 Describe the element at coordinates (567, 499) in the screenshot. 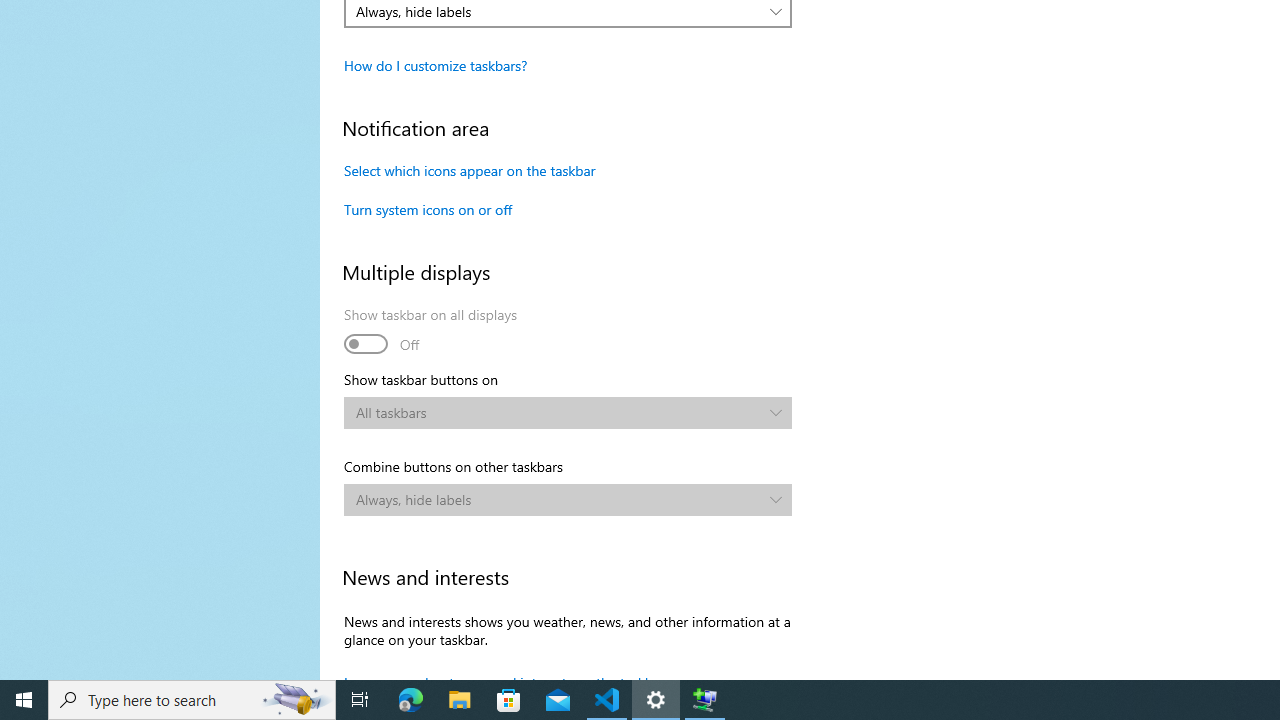

I see `'Combine buttons on other taskbars'` at that location.